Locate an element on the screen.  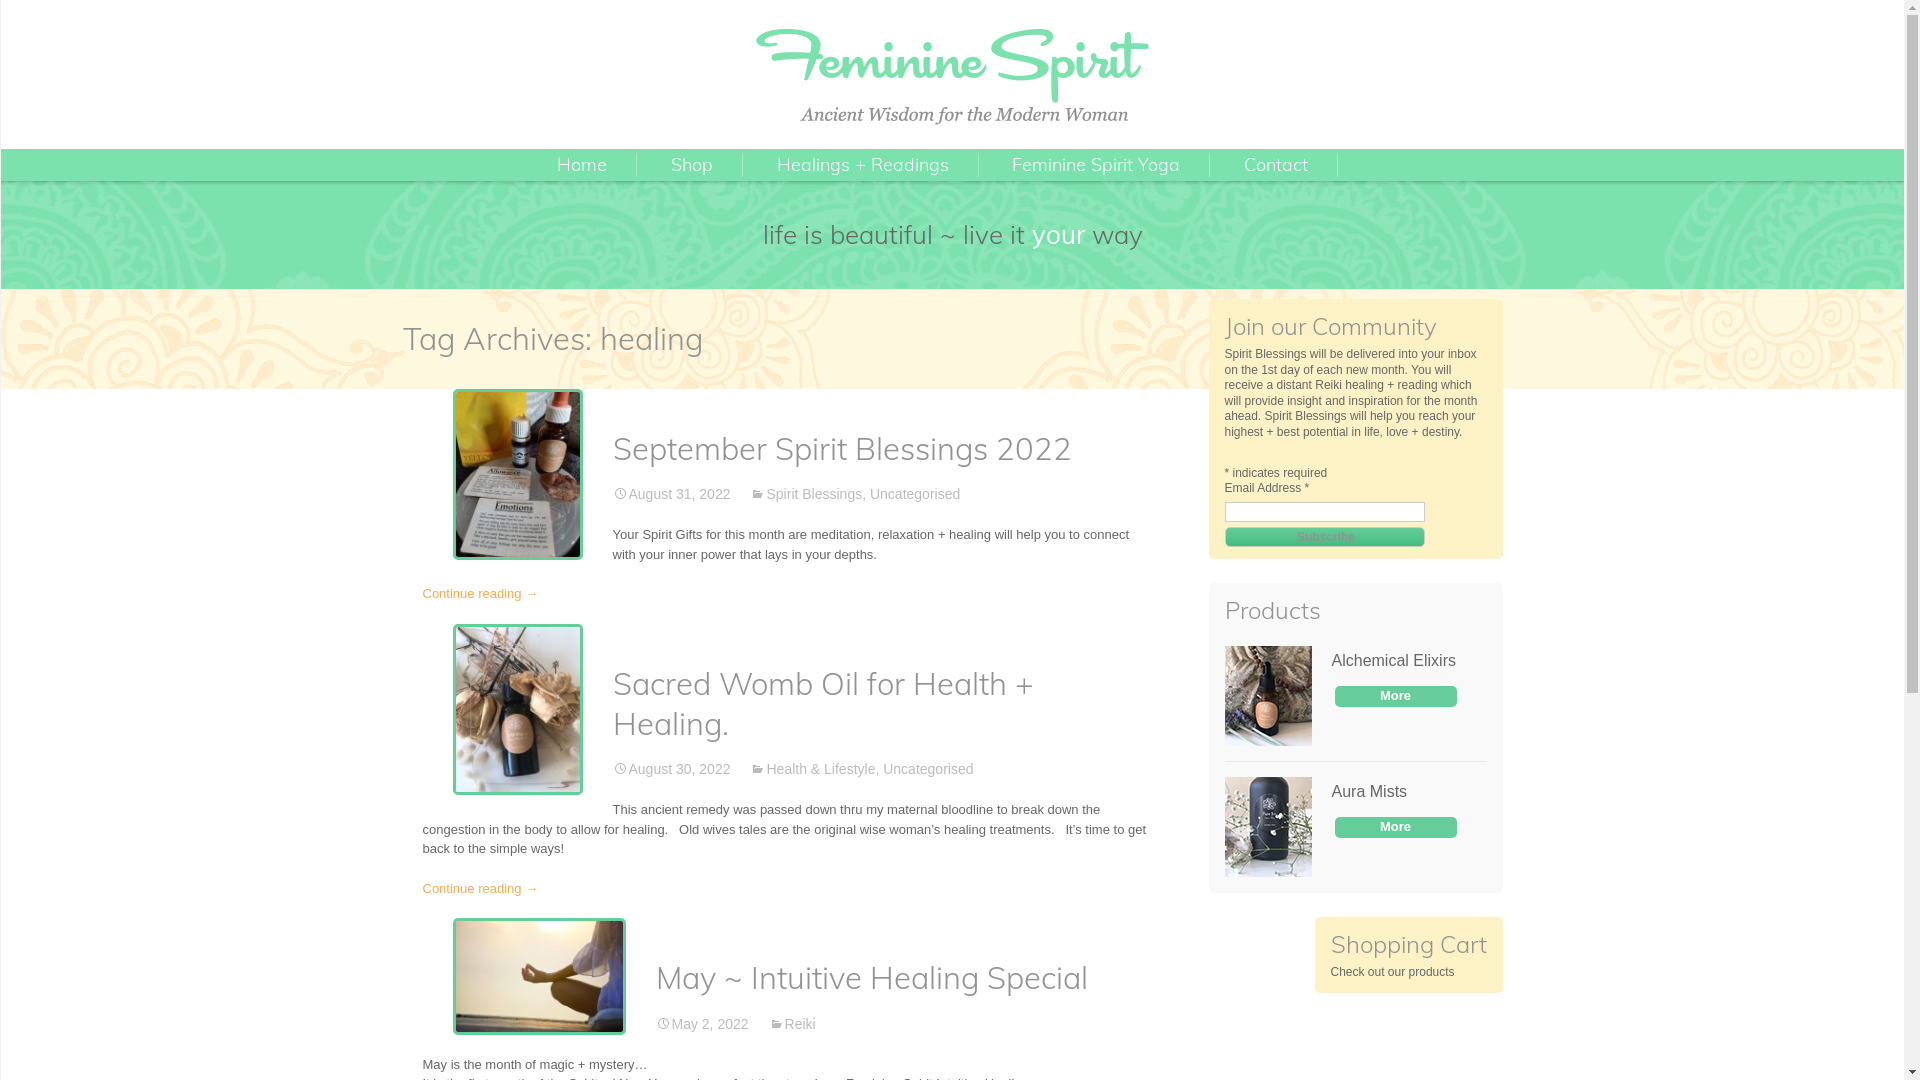
'Contact' is located at coordinates (1213, 164).